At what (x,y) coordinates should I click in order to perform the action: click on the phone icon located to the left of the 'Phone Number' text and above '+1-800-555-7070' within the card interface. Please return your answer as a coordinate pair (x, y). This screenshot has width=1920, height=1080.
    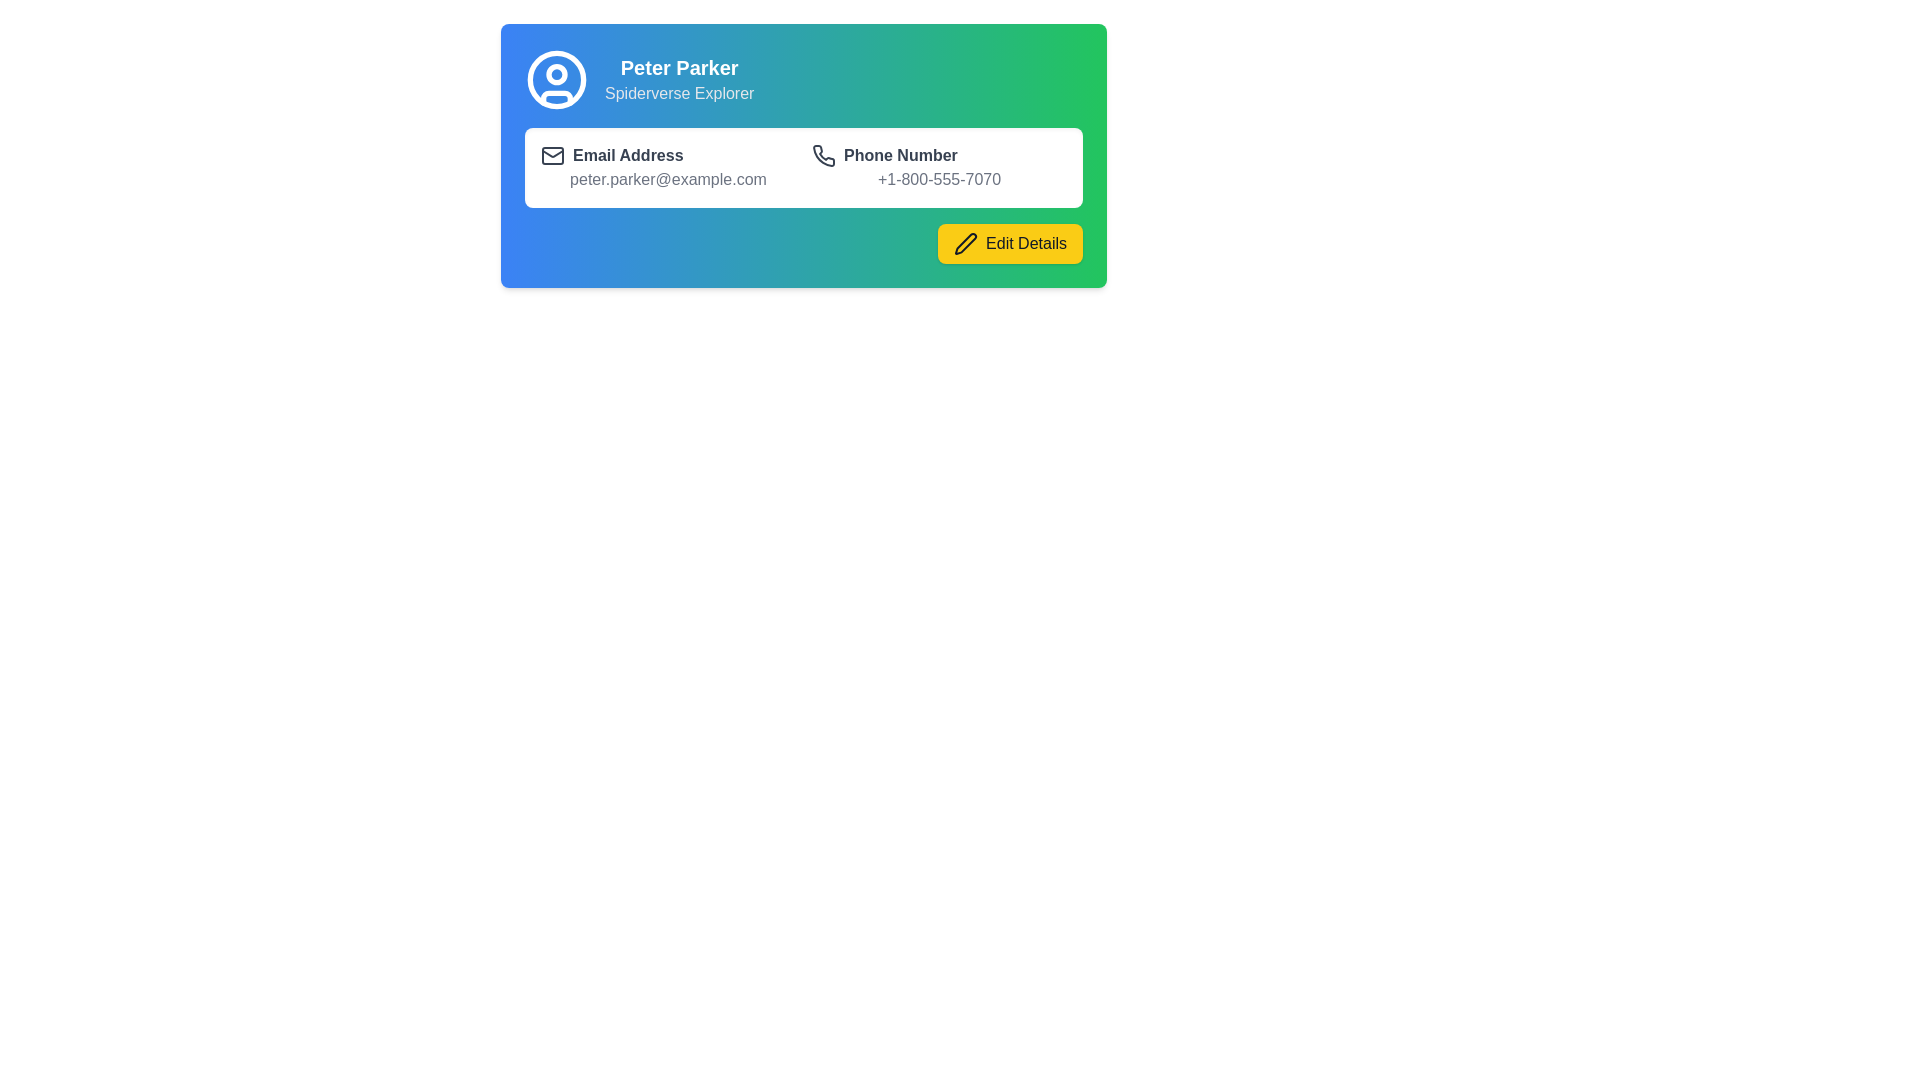
    Looking at the image, I should click on (824, 154).